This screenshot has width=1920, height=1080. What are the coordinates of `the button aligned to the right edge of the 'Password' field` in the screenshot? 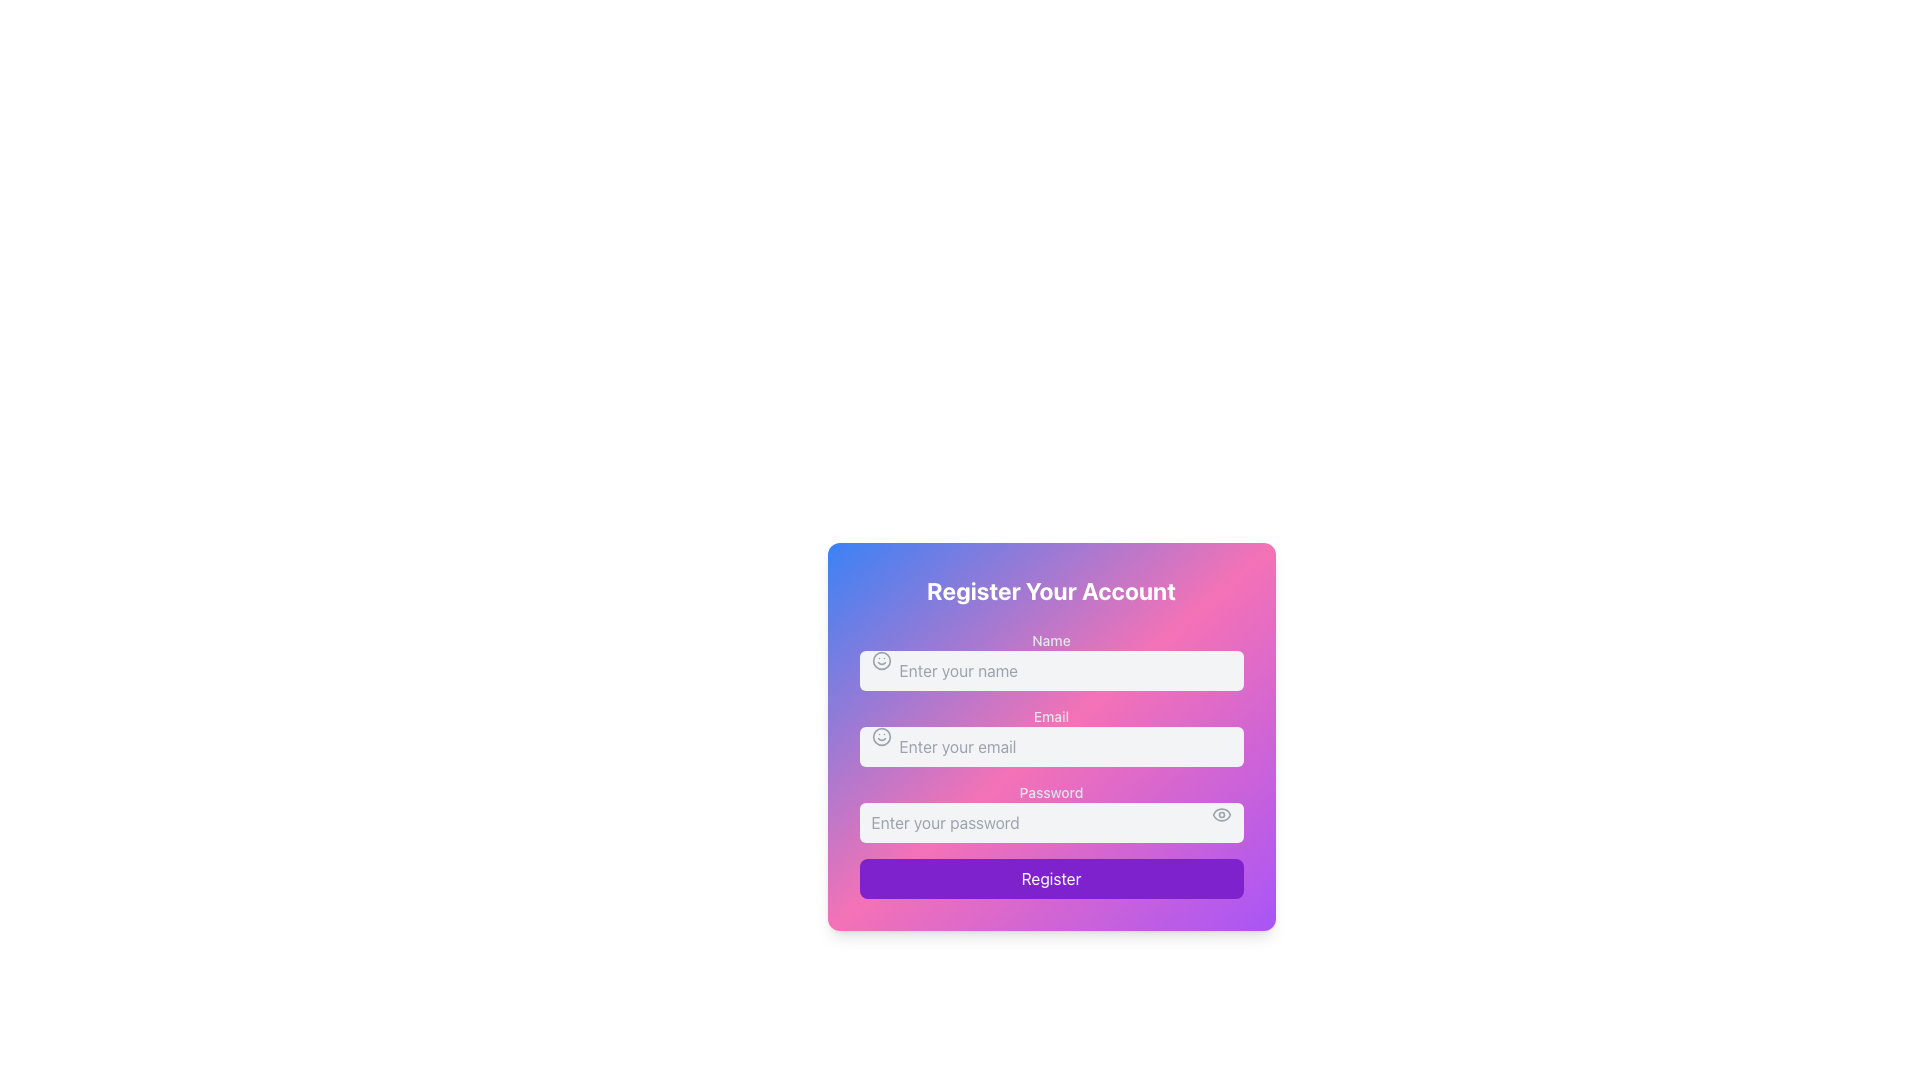 It's located at (1220, 814).